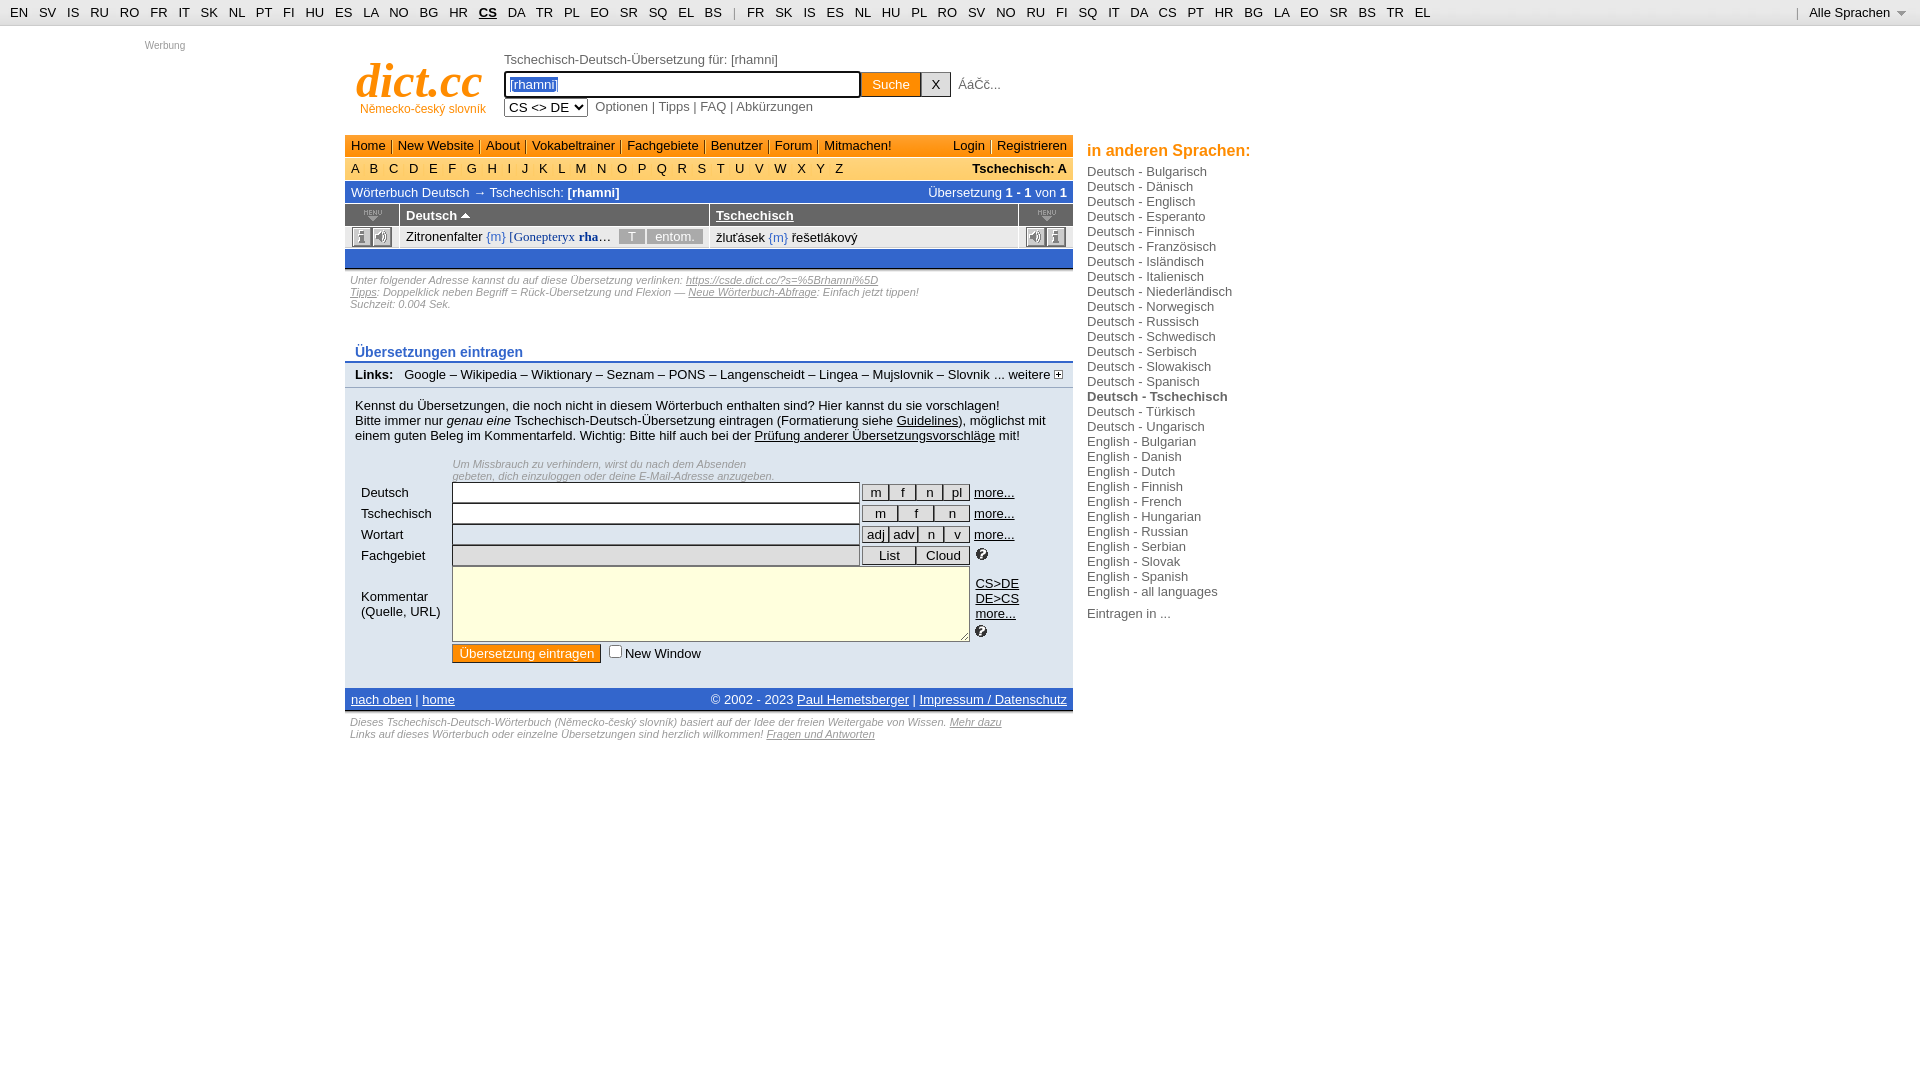 This screenshot has width=1920, height=1080. I want to click on 'F', so click(451, 167).